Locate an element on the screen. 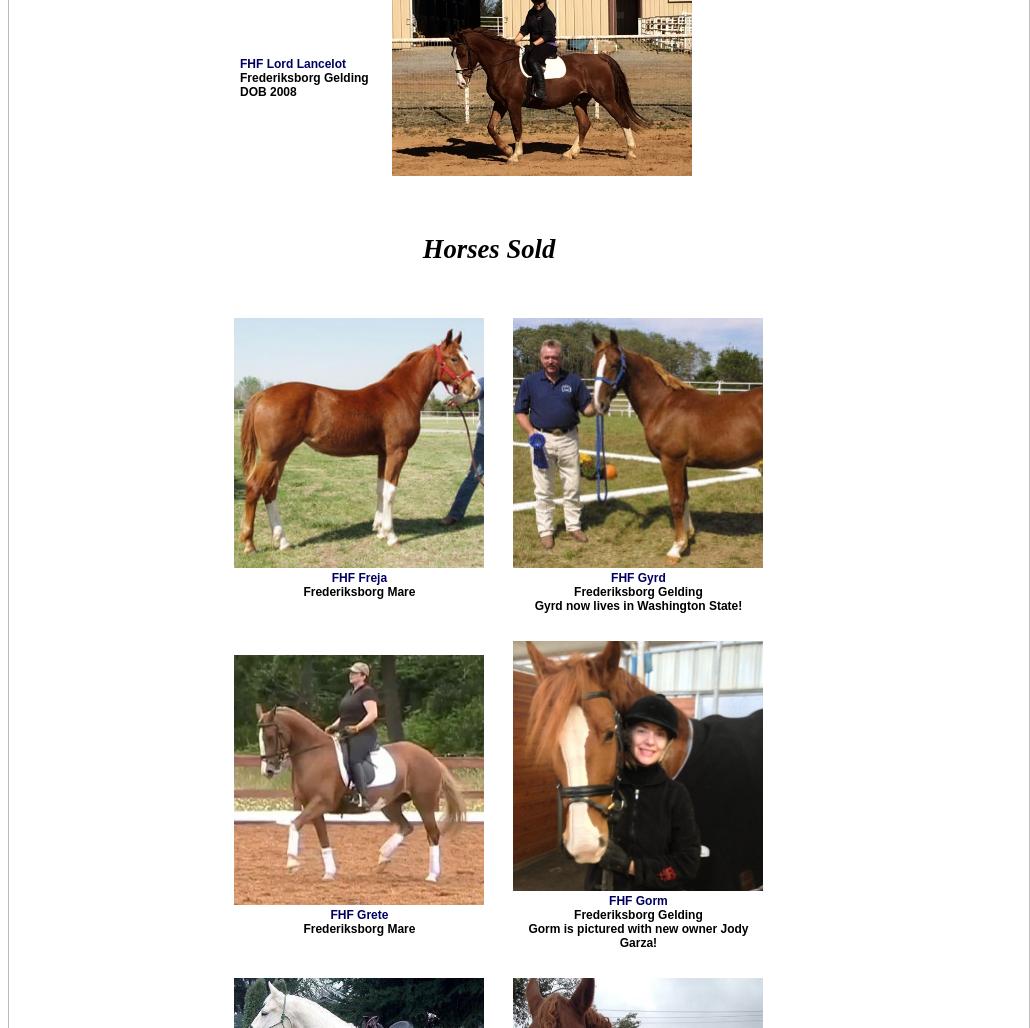  'Horses Sold' is located at coordinates (421, 247).